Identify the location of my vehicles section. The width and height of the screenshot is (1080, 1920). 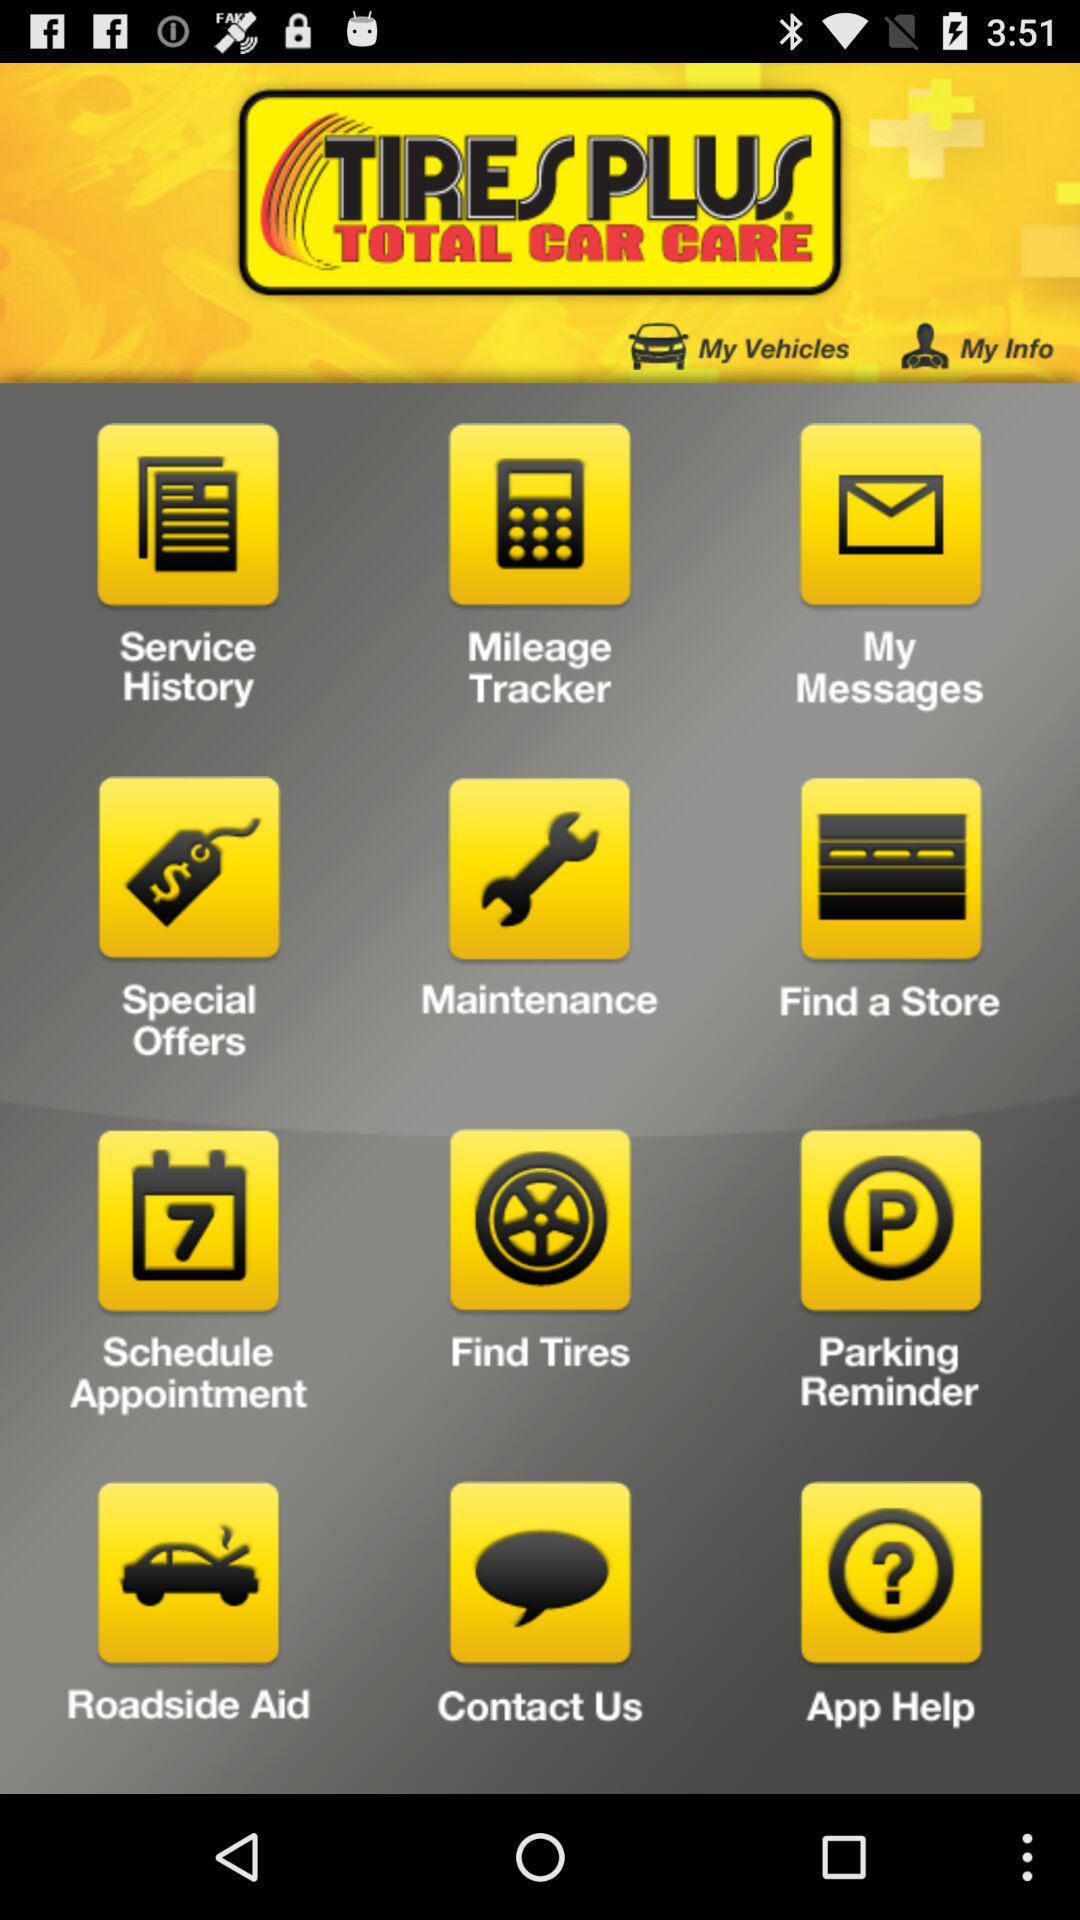
(738, 346).